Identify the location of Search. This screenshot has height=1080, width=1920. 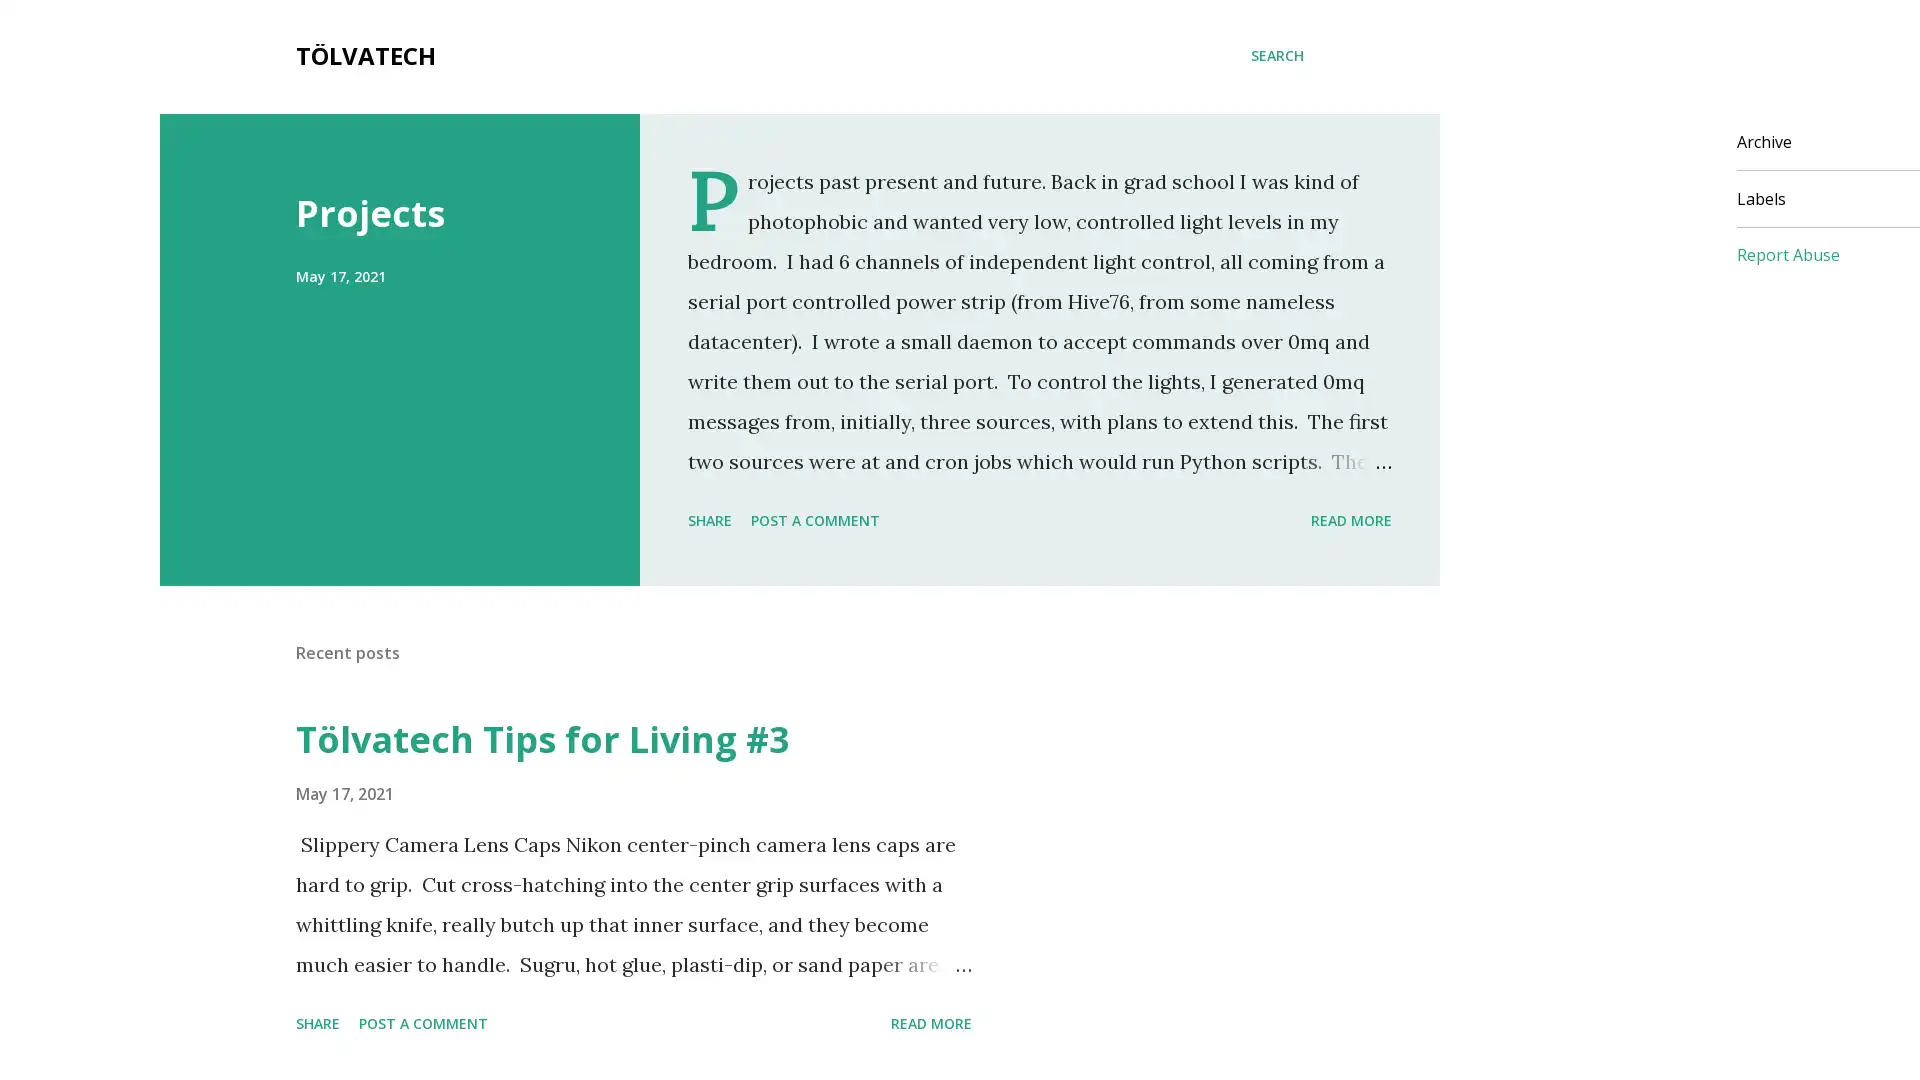
(1276, 55).